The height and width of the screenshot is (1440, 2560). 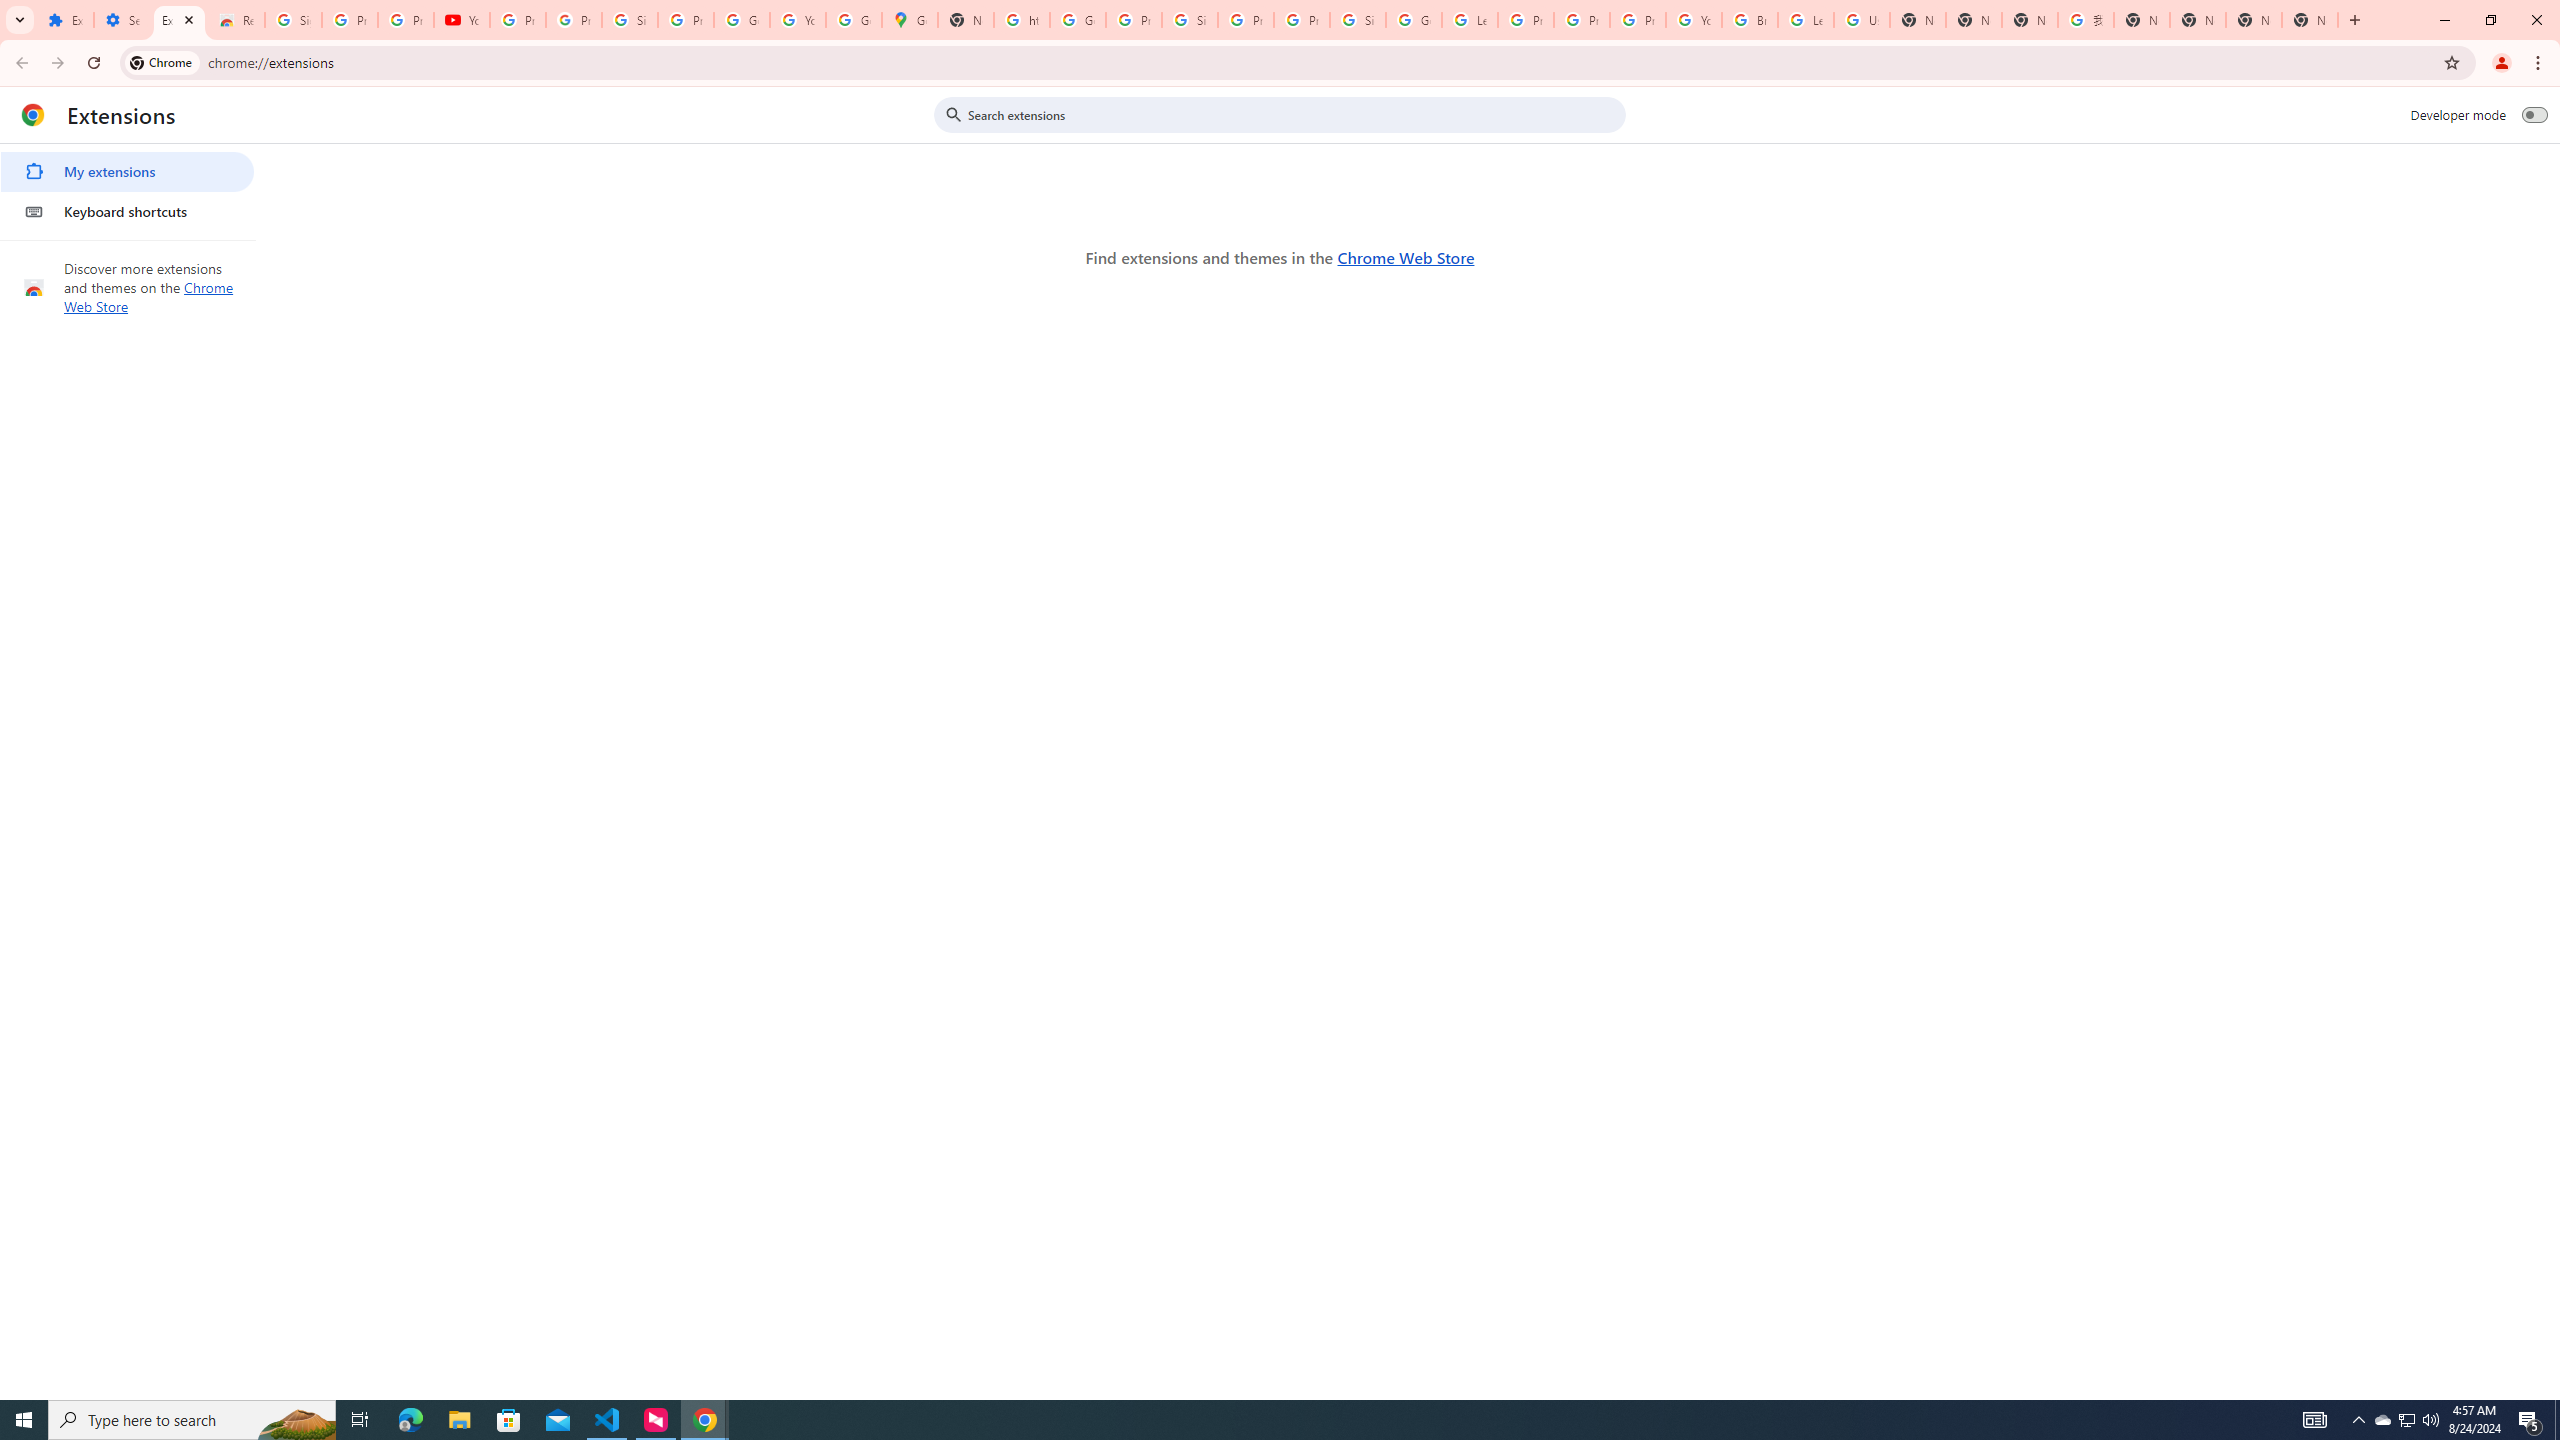 I want to click on 'Settings', so click(x=121, y=19).